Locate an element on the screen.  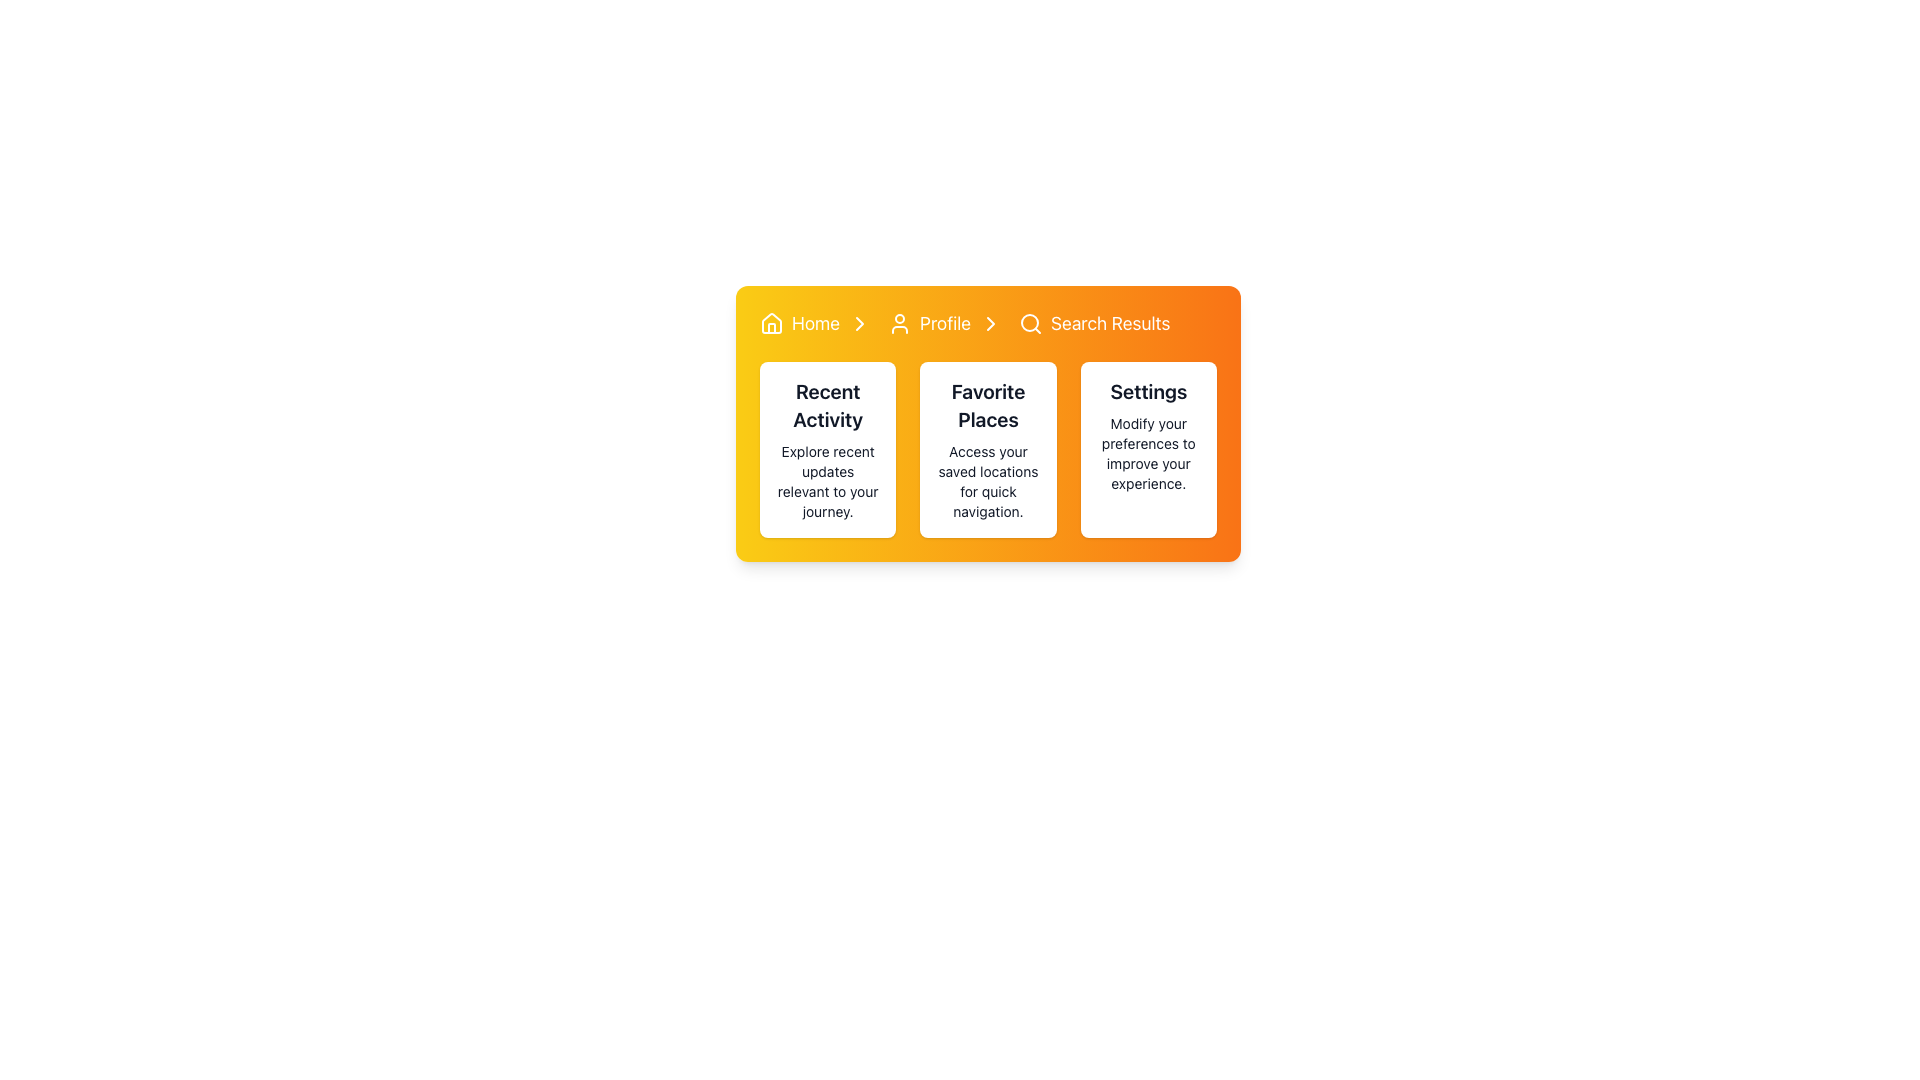
the breadcrumb navigation link directing to the Profile section, which is the second clickable item in the navigation bar following 'Home' is located at coordinates (944, 323).